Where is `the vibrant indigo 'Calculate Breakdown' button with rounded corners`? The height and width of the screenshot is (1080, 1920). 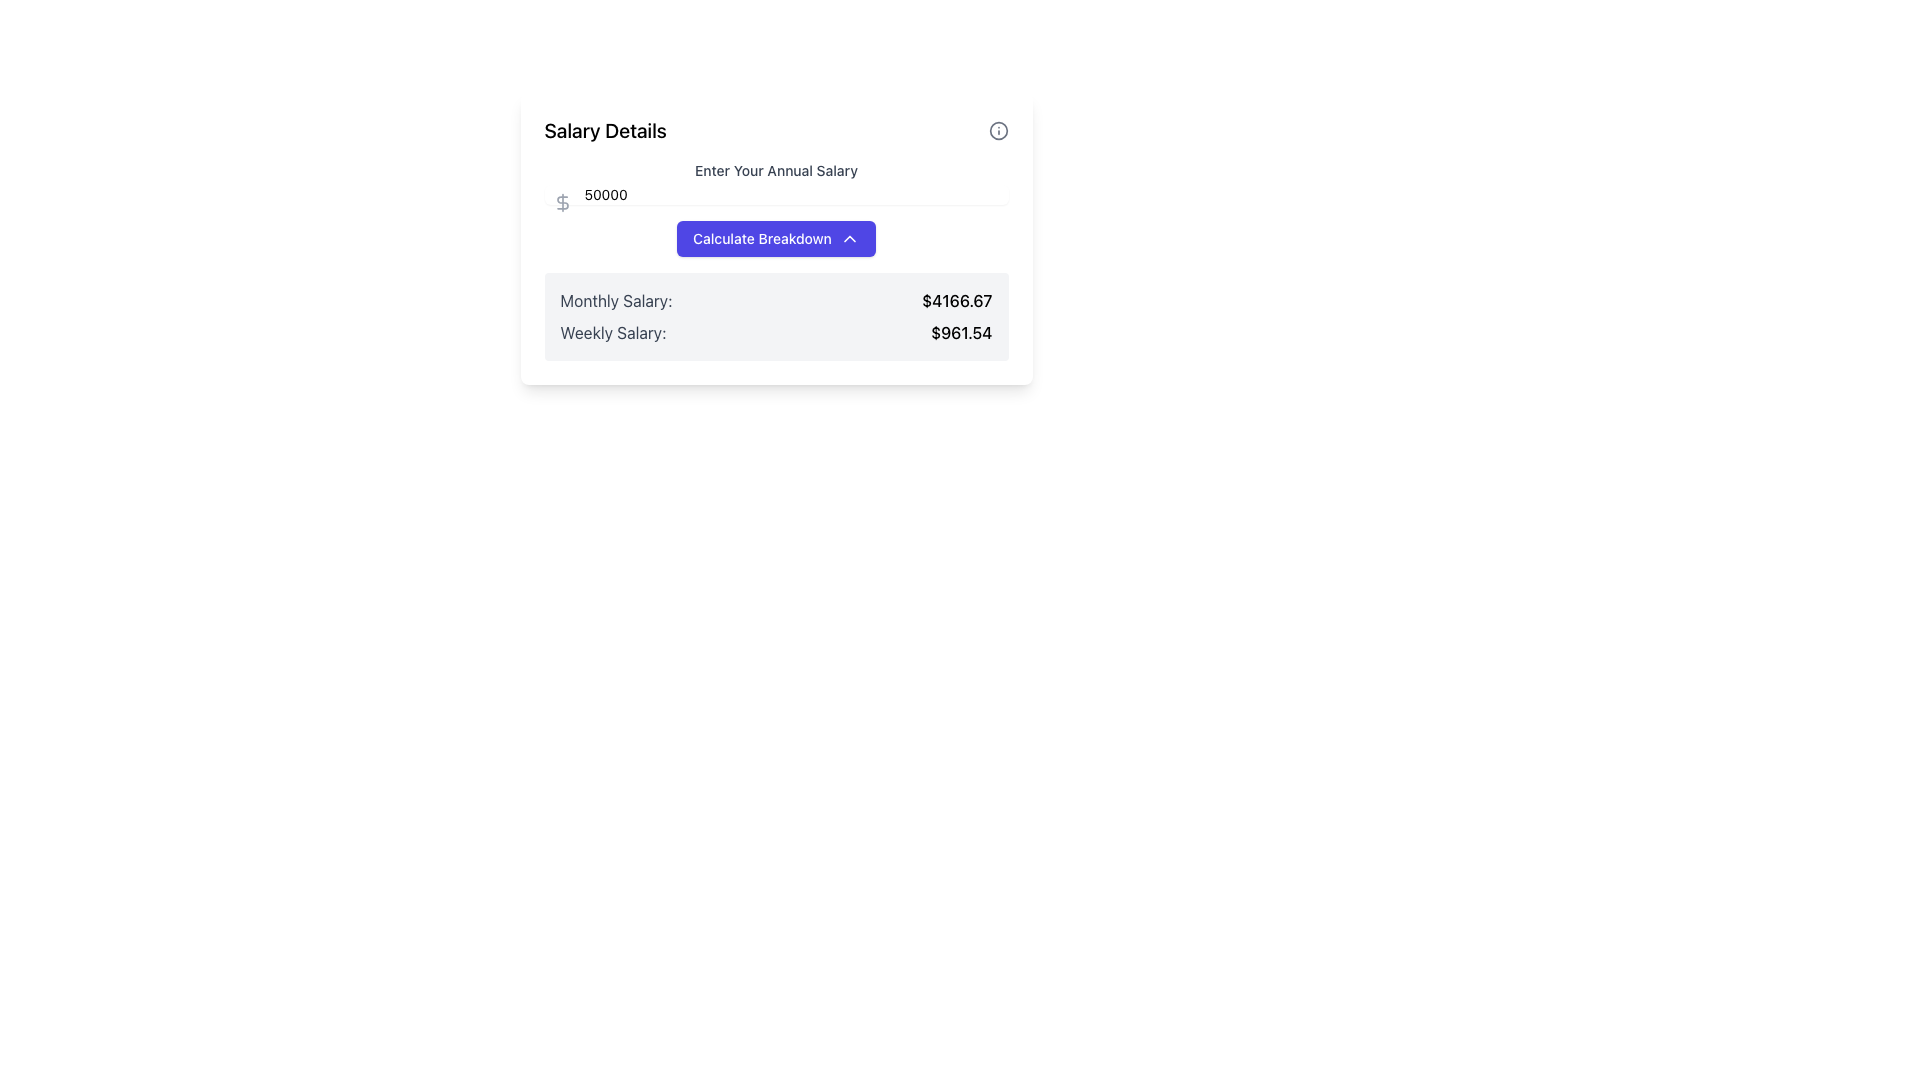
the vibrant indigo 'Calculate Breakdown' button with rounded corners is located at coordinates (775, 238).